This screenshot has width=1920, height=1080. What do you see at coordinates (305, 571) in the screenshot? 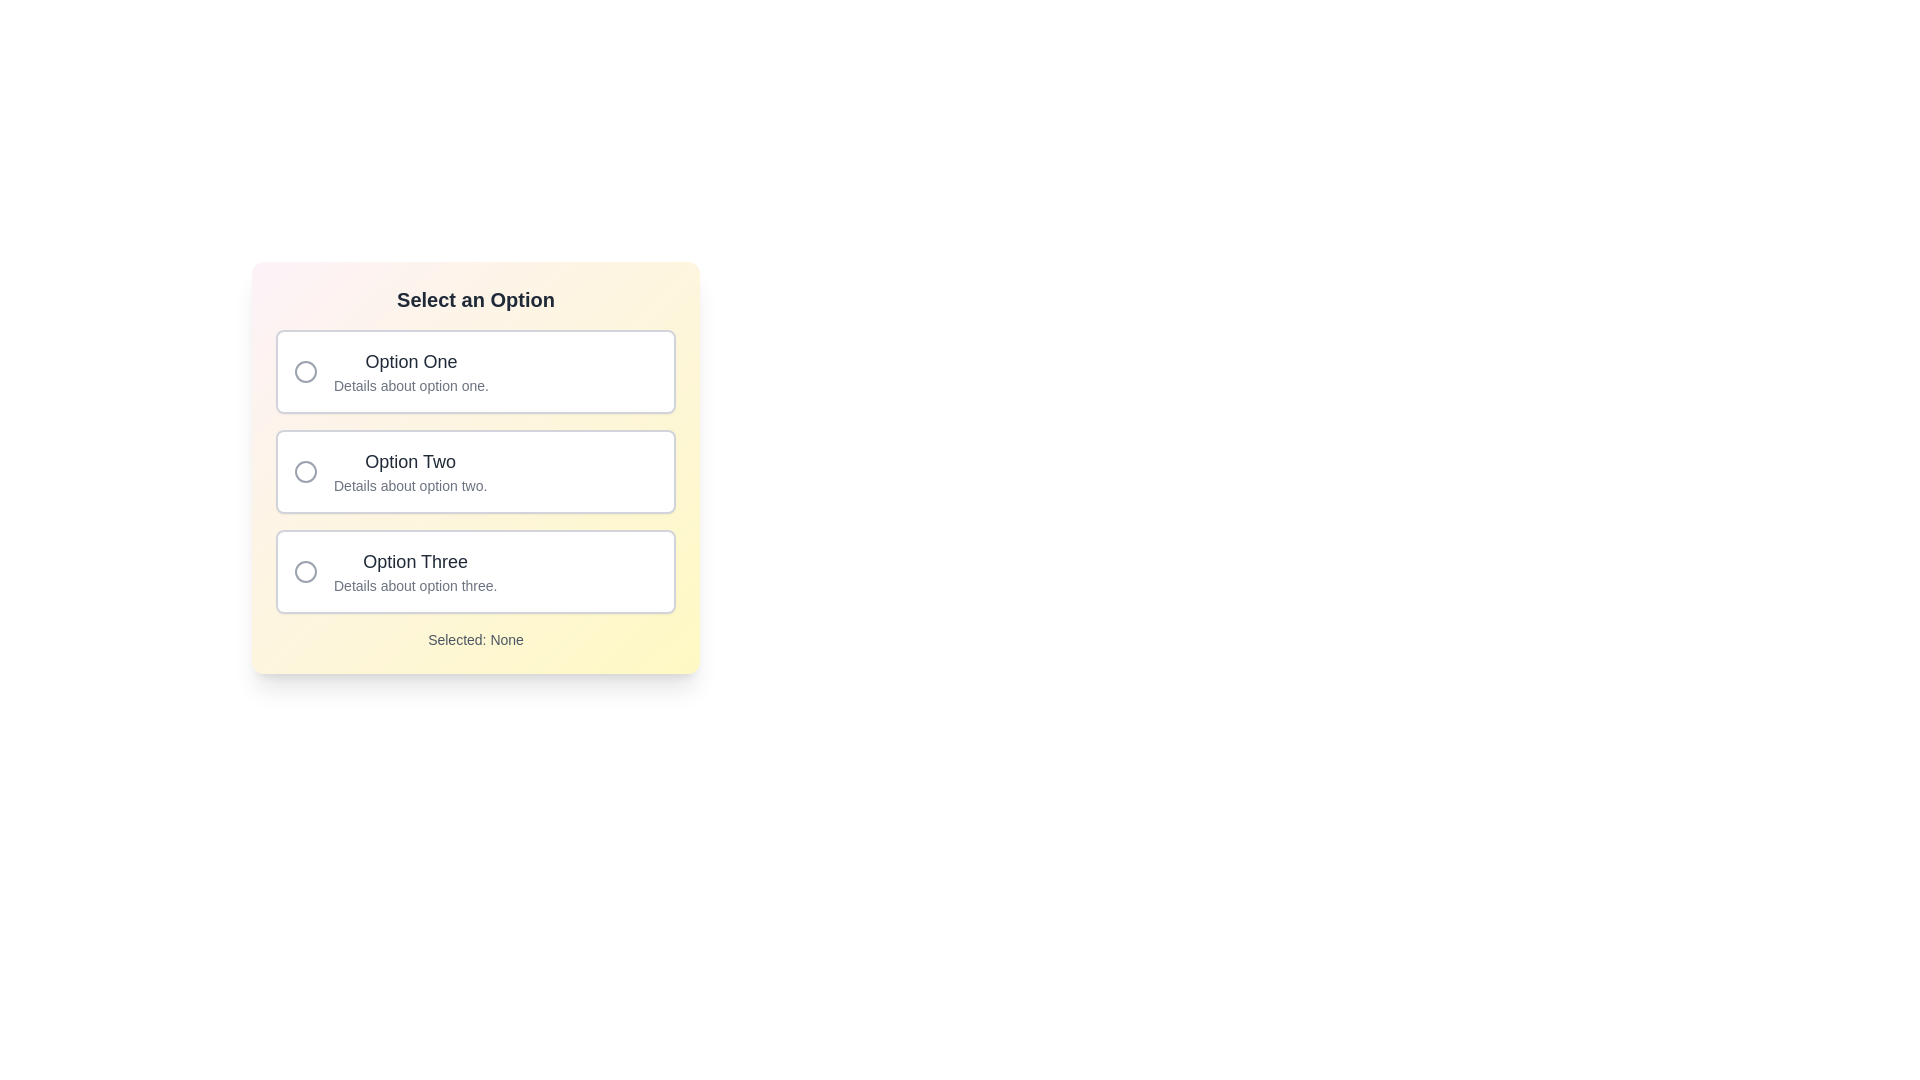
I see `the selection indicator of the third option button, which is a circle indicating the selection state for 'Option Three', to trigger visual feedback` at bounding box center [305, 571].